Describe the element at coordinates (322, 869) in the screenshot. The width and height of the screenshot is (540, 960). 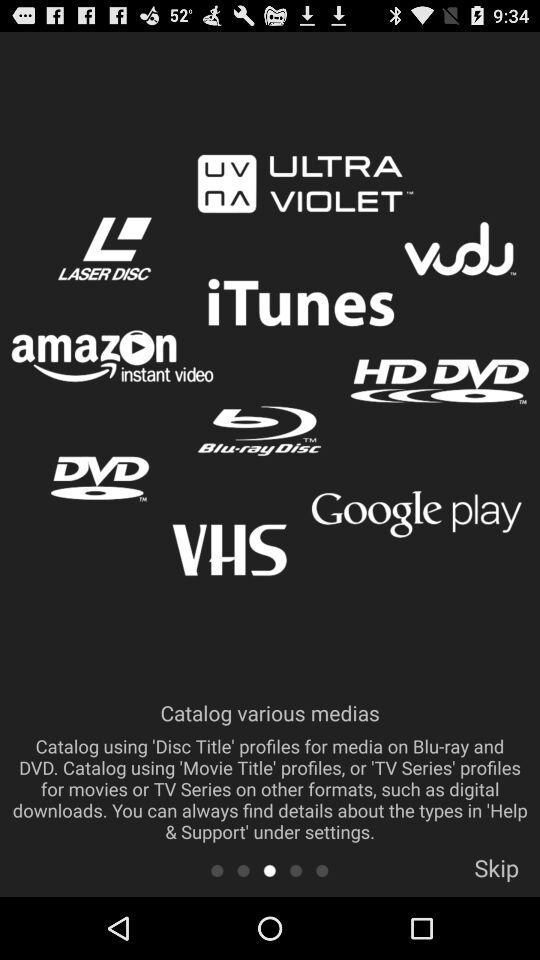
I see `next to` at that location.